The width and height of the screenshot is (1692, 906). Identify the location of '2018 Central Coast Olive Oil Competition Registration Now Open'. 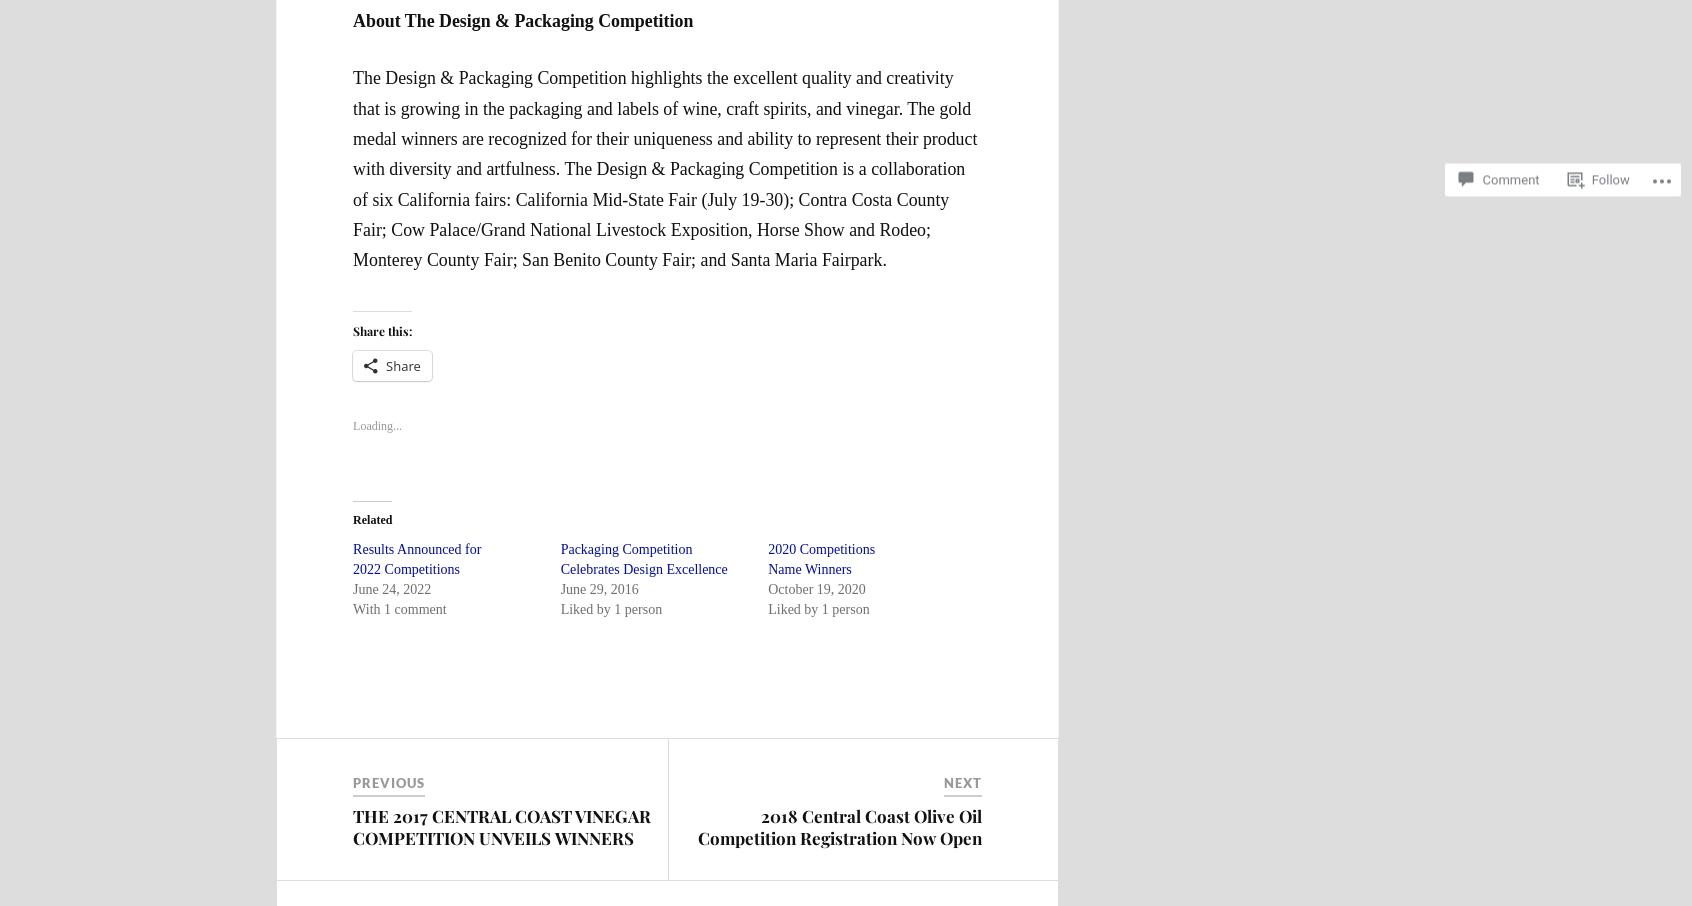
(840, 825).